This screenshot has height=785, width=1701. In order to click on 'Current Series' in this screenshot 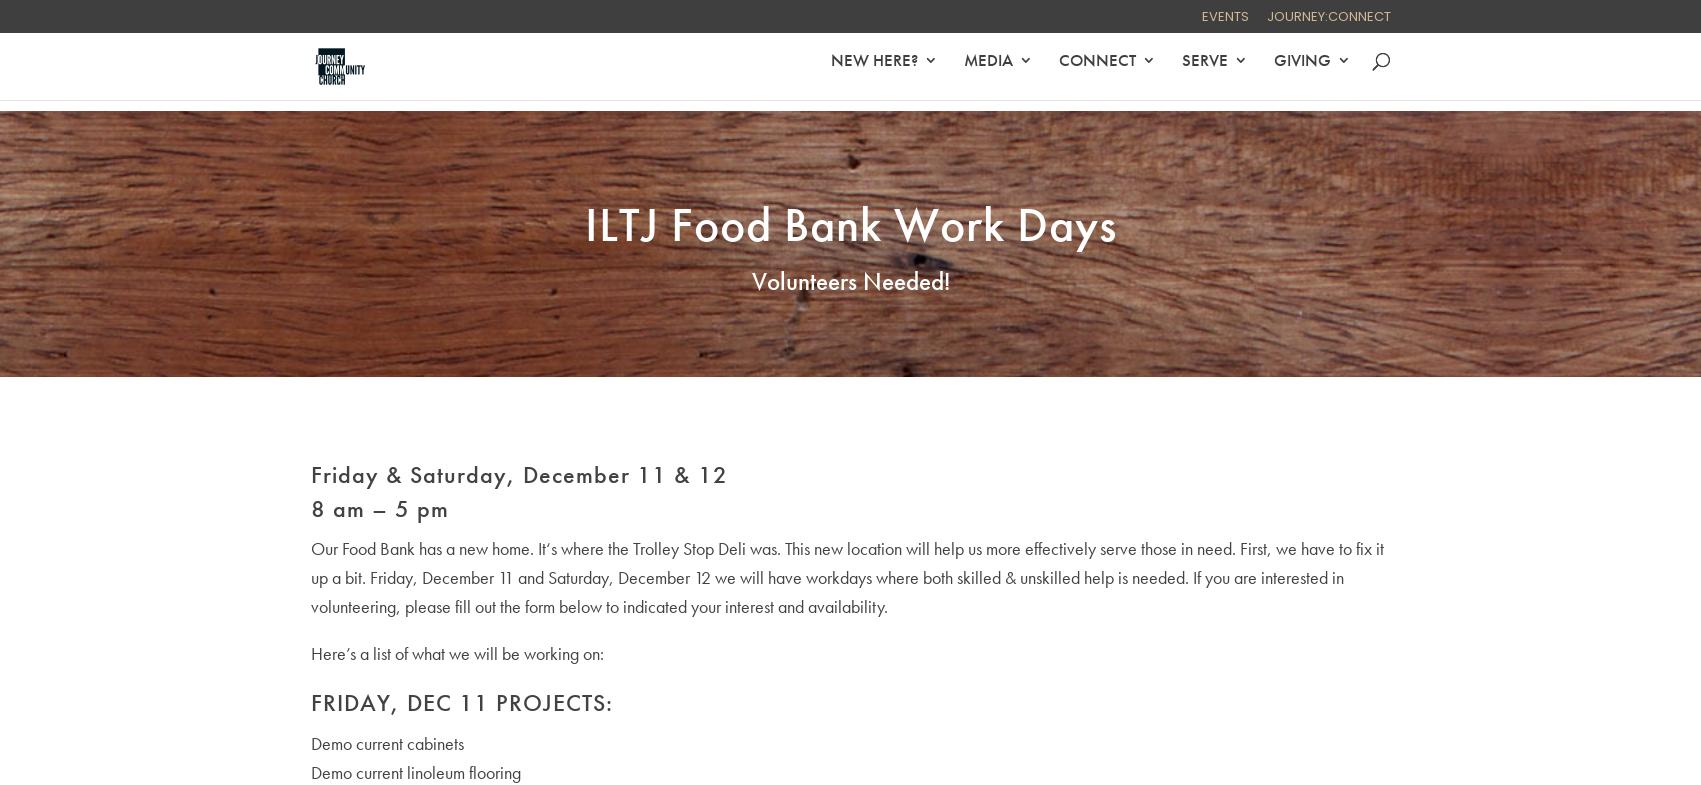, I will do `click(1051, 234)`.